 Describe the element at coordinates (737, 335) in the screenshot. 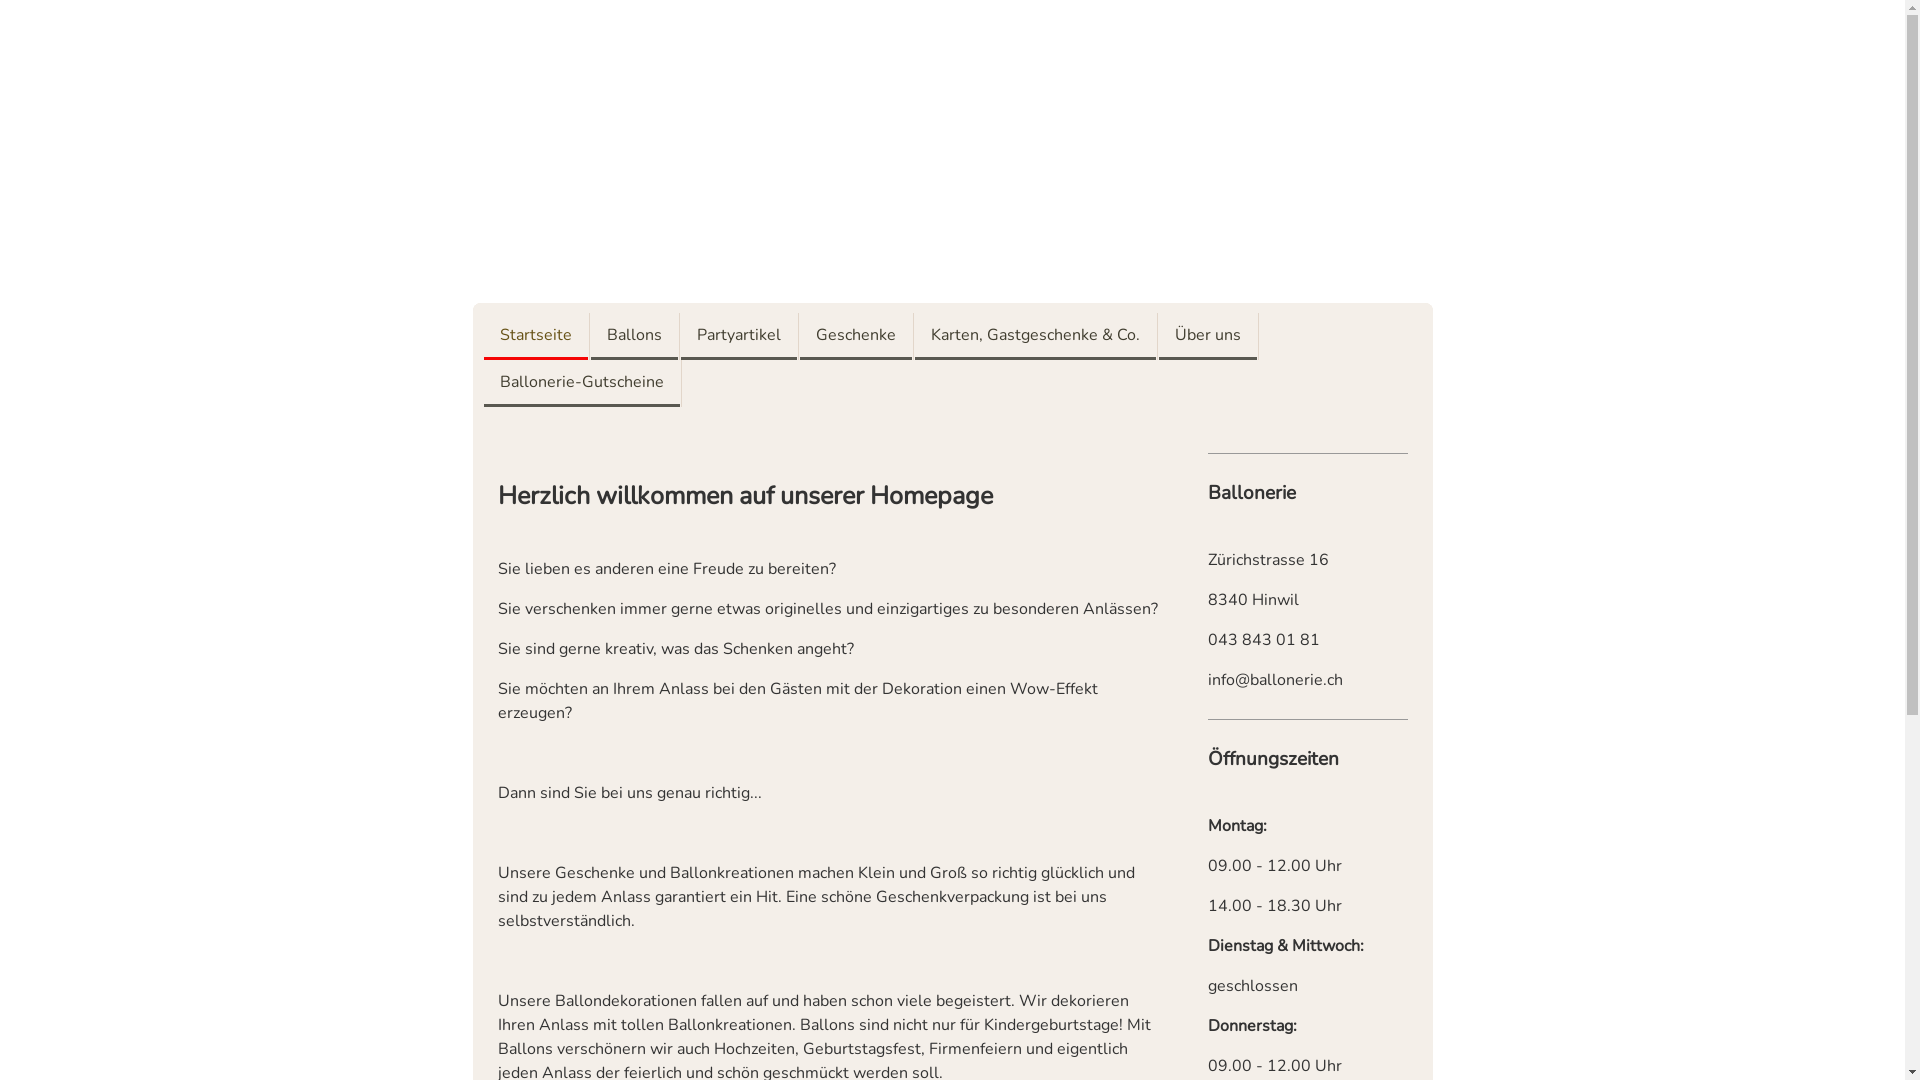

I see `'Partyartikel'` at that location.